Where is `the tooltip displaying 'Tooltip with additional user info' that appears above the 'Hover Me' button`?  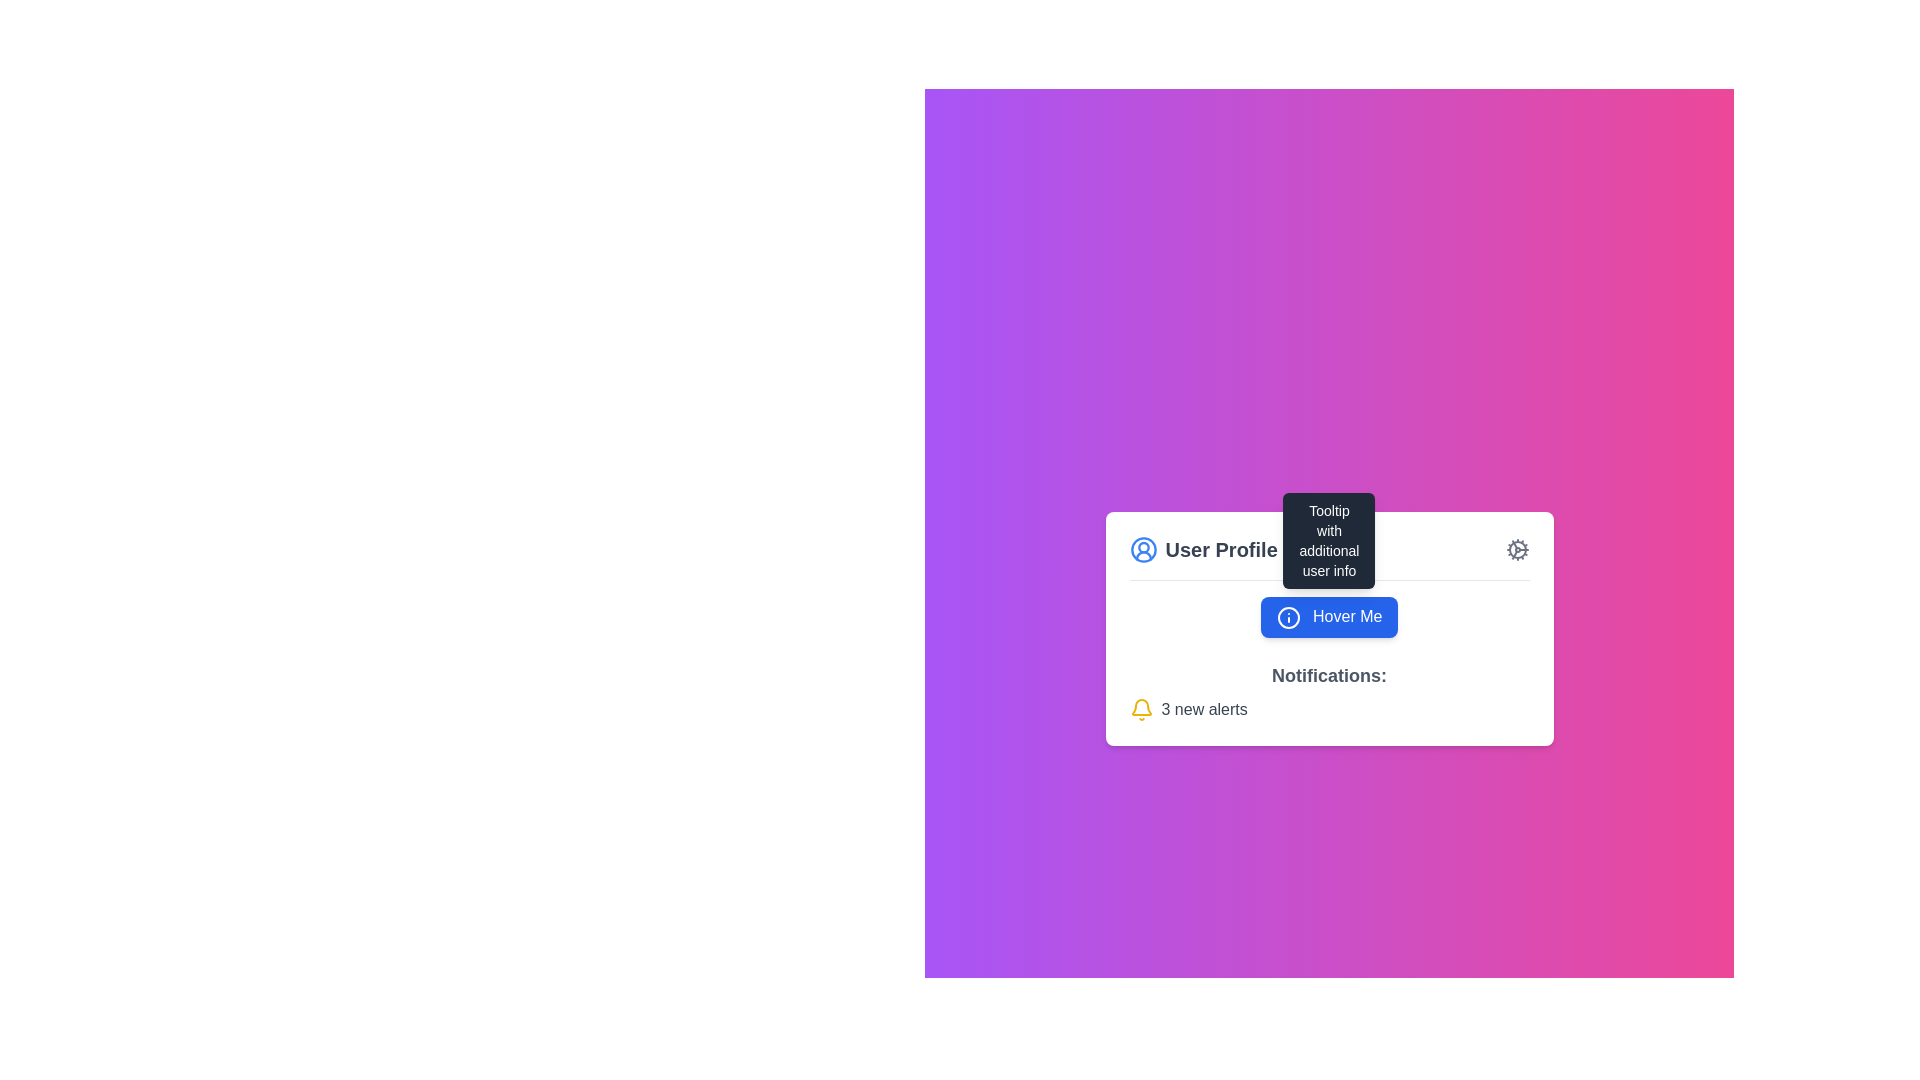
the tooltip displaying 'Tooltip with additional user info' that appears above the 'Hover Me' button is located at coordinates (1329, 541).